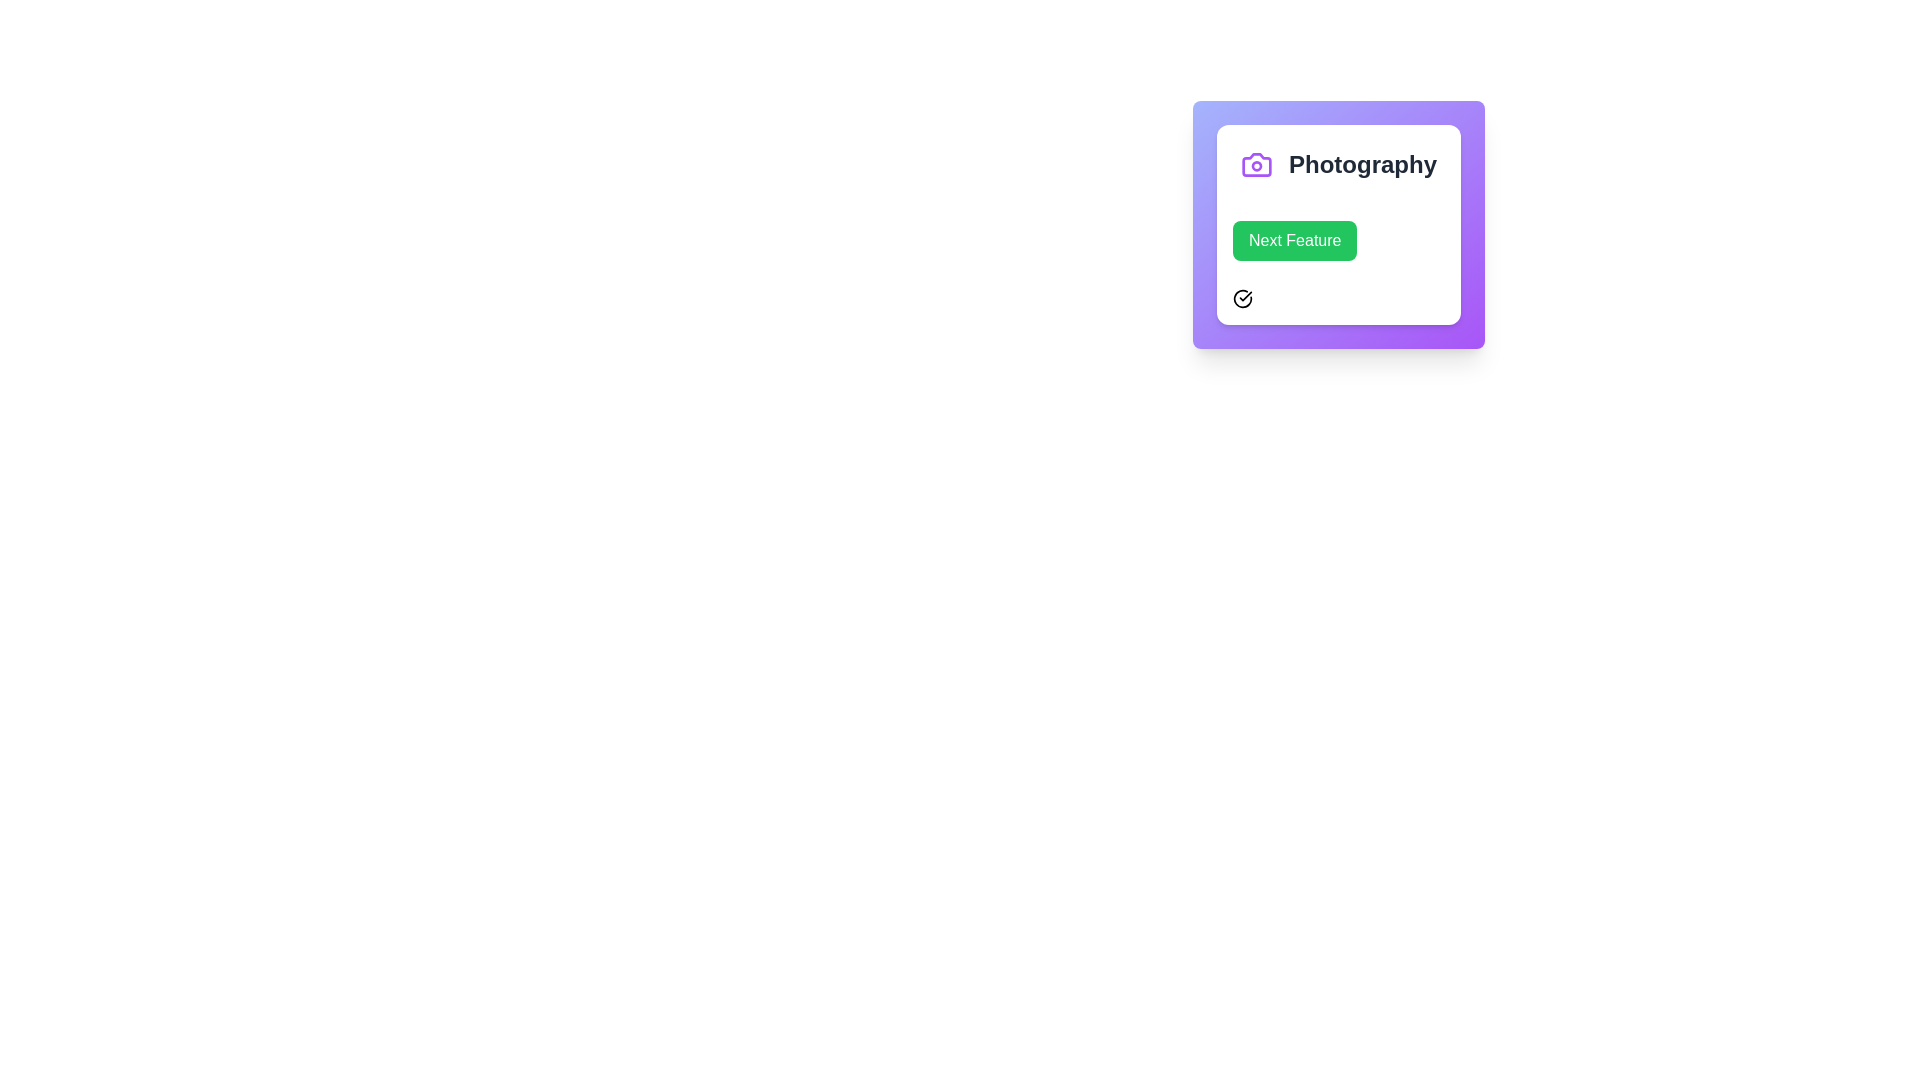 This screenshot has height=1080, width=1920. Describe the element at coordinates (1339, 224) in the screenshot. I see `the 'Photography' button with a purple gradient border` at that location.